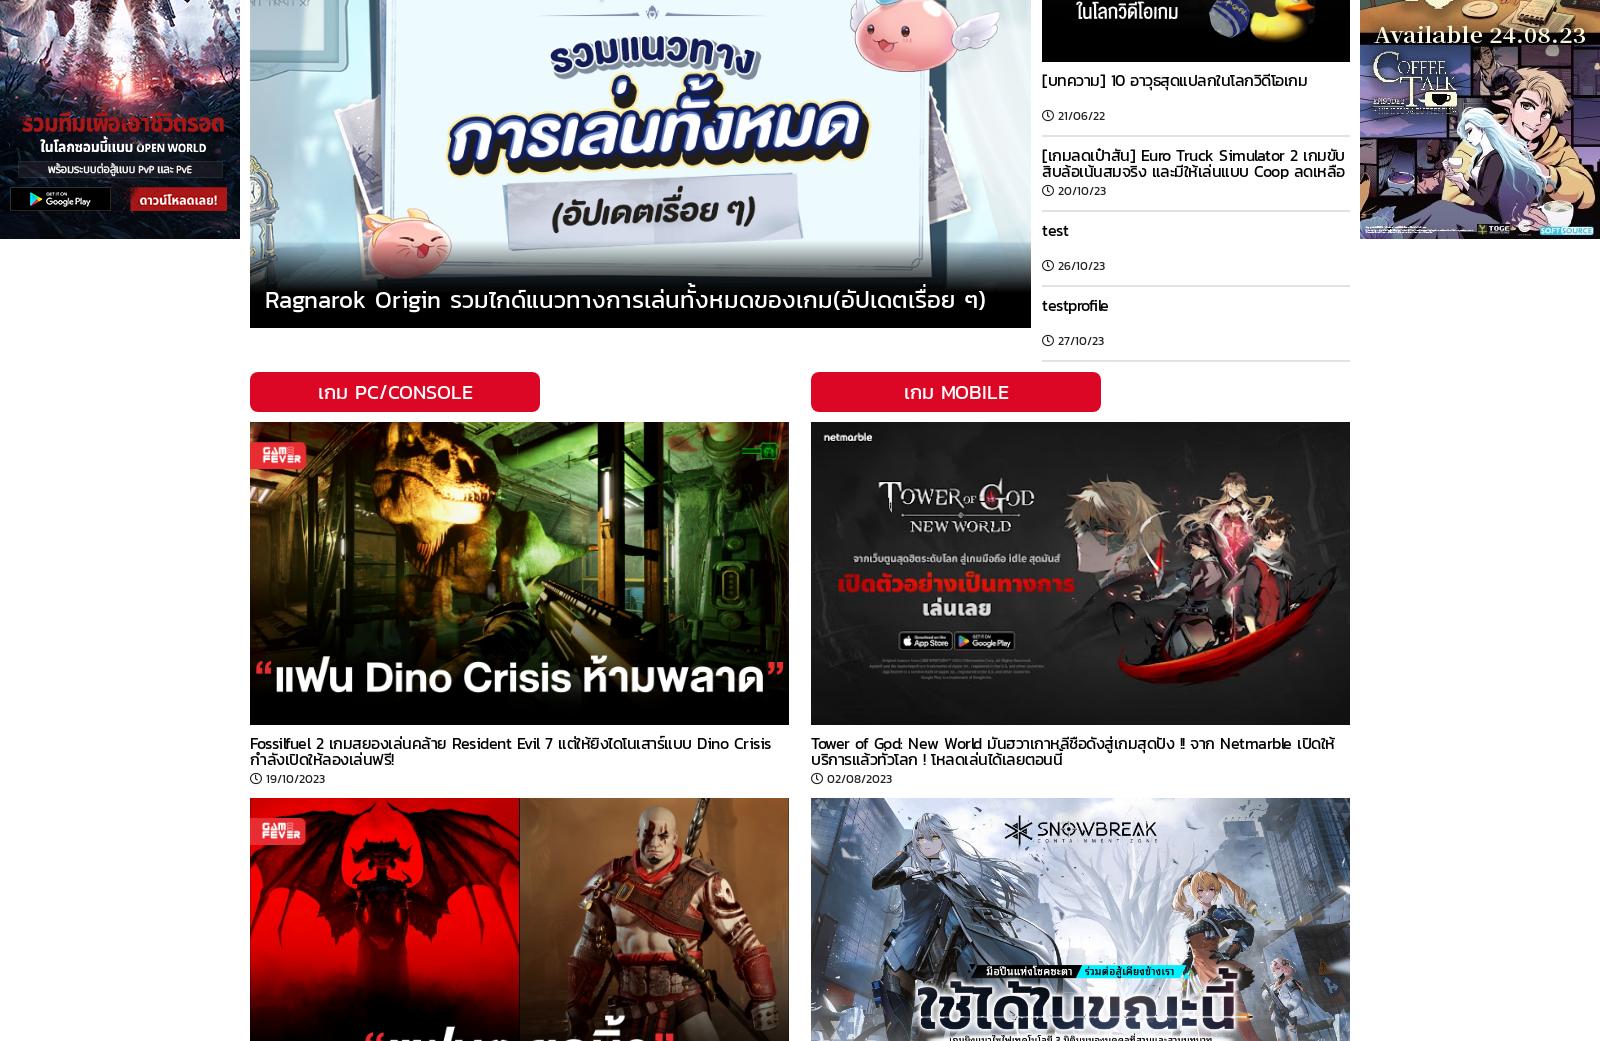 The height and width of the screenshot is (1041, 1600). Describe the element at coordinates (1082, 191) in the screenshot. I see `'20/10/23'` at that location.